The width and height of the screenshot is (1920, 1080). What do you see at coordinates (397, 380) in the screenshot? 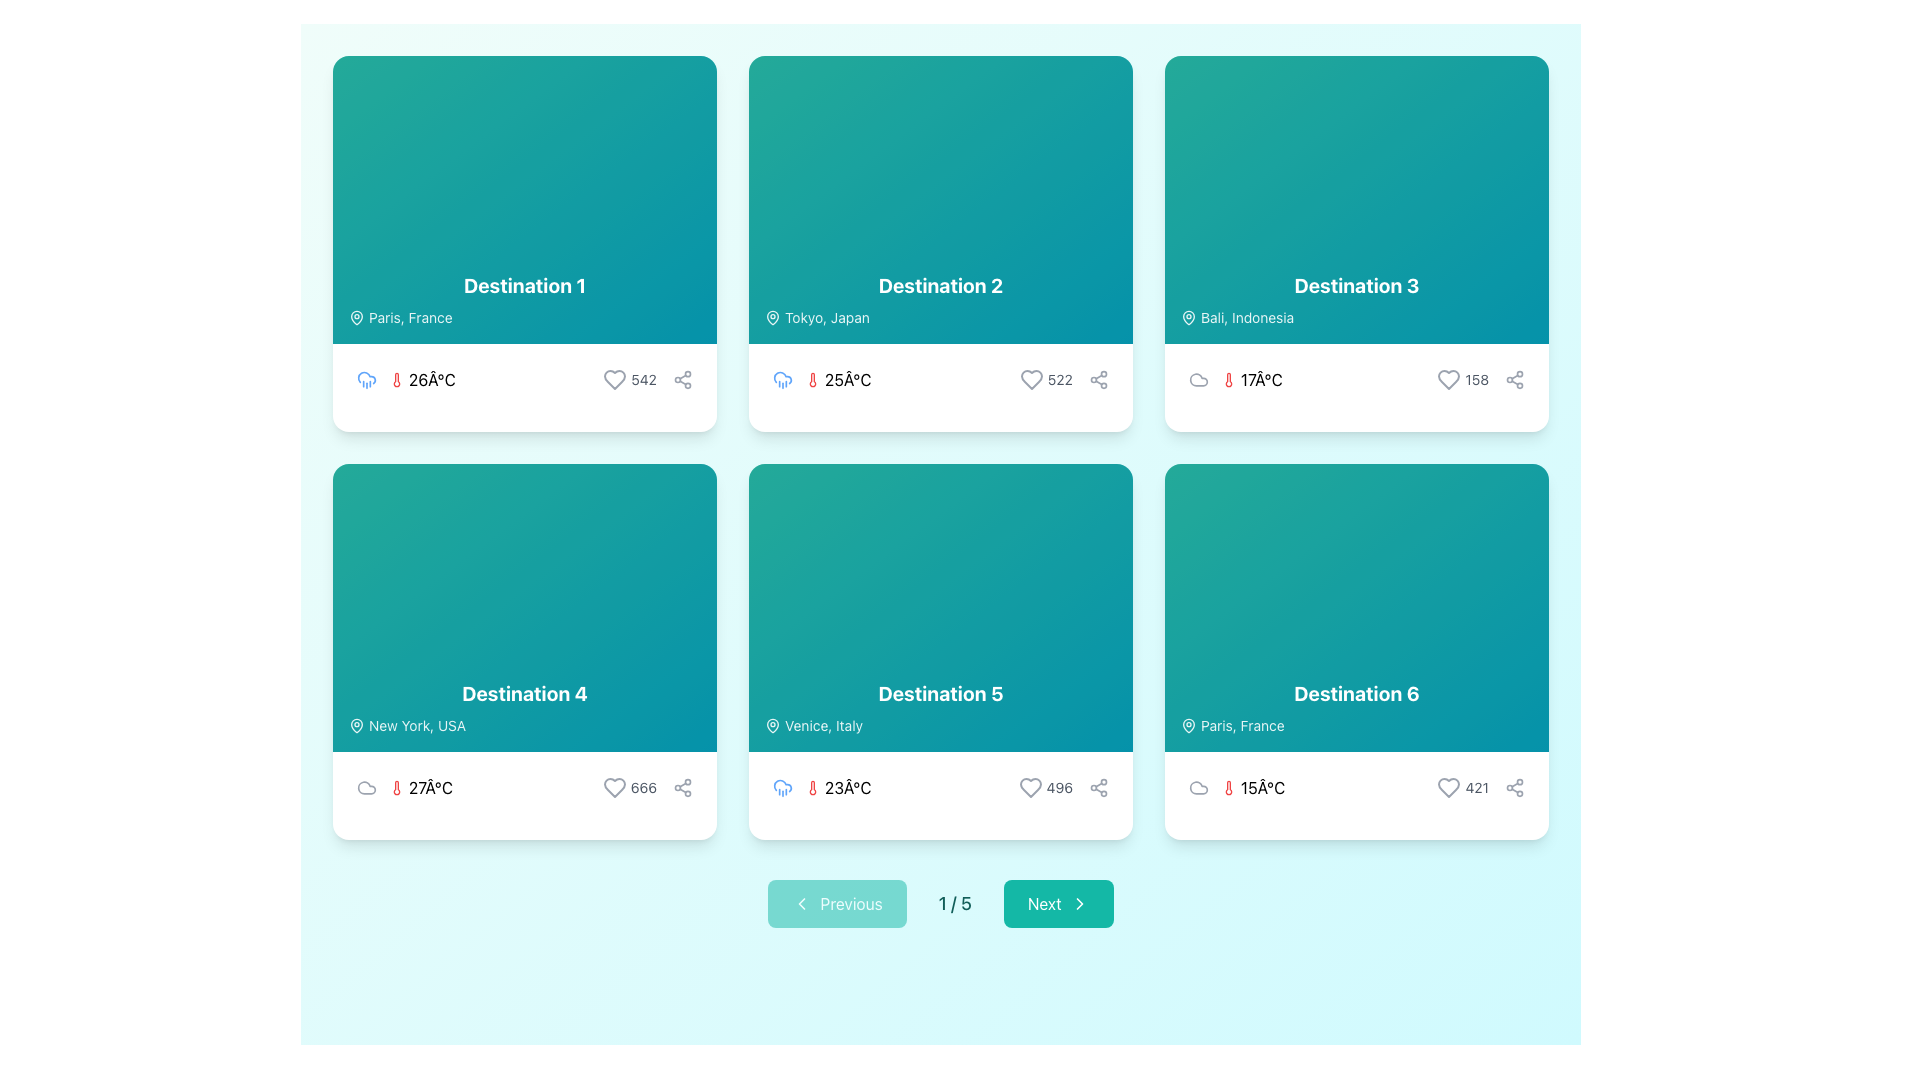
I see `the temperature icon located in the top-left corner of the 'Destination 1' card, adjacent to the '26°C' label` at bounding box center [397, 380].